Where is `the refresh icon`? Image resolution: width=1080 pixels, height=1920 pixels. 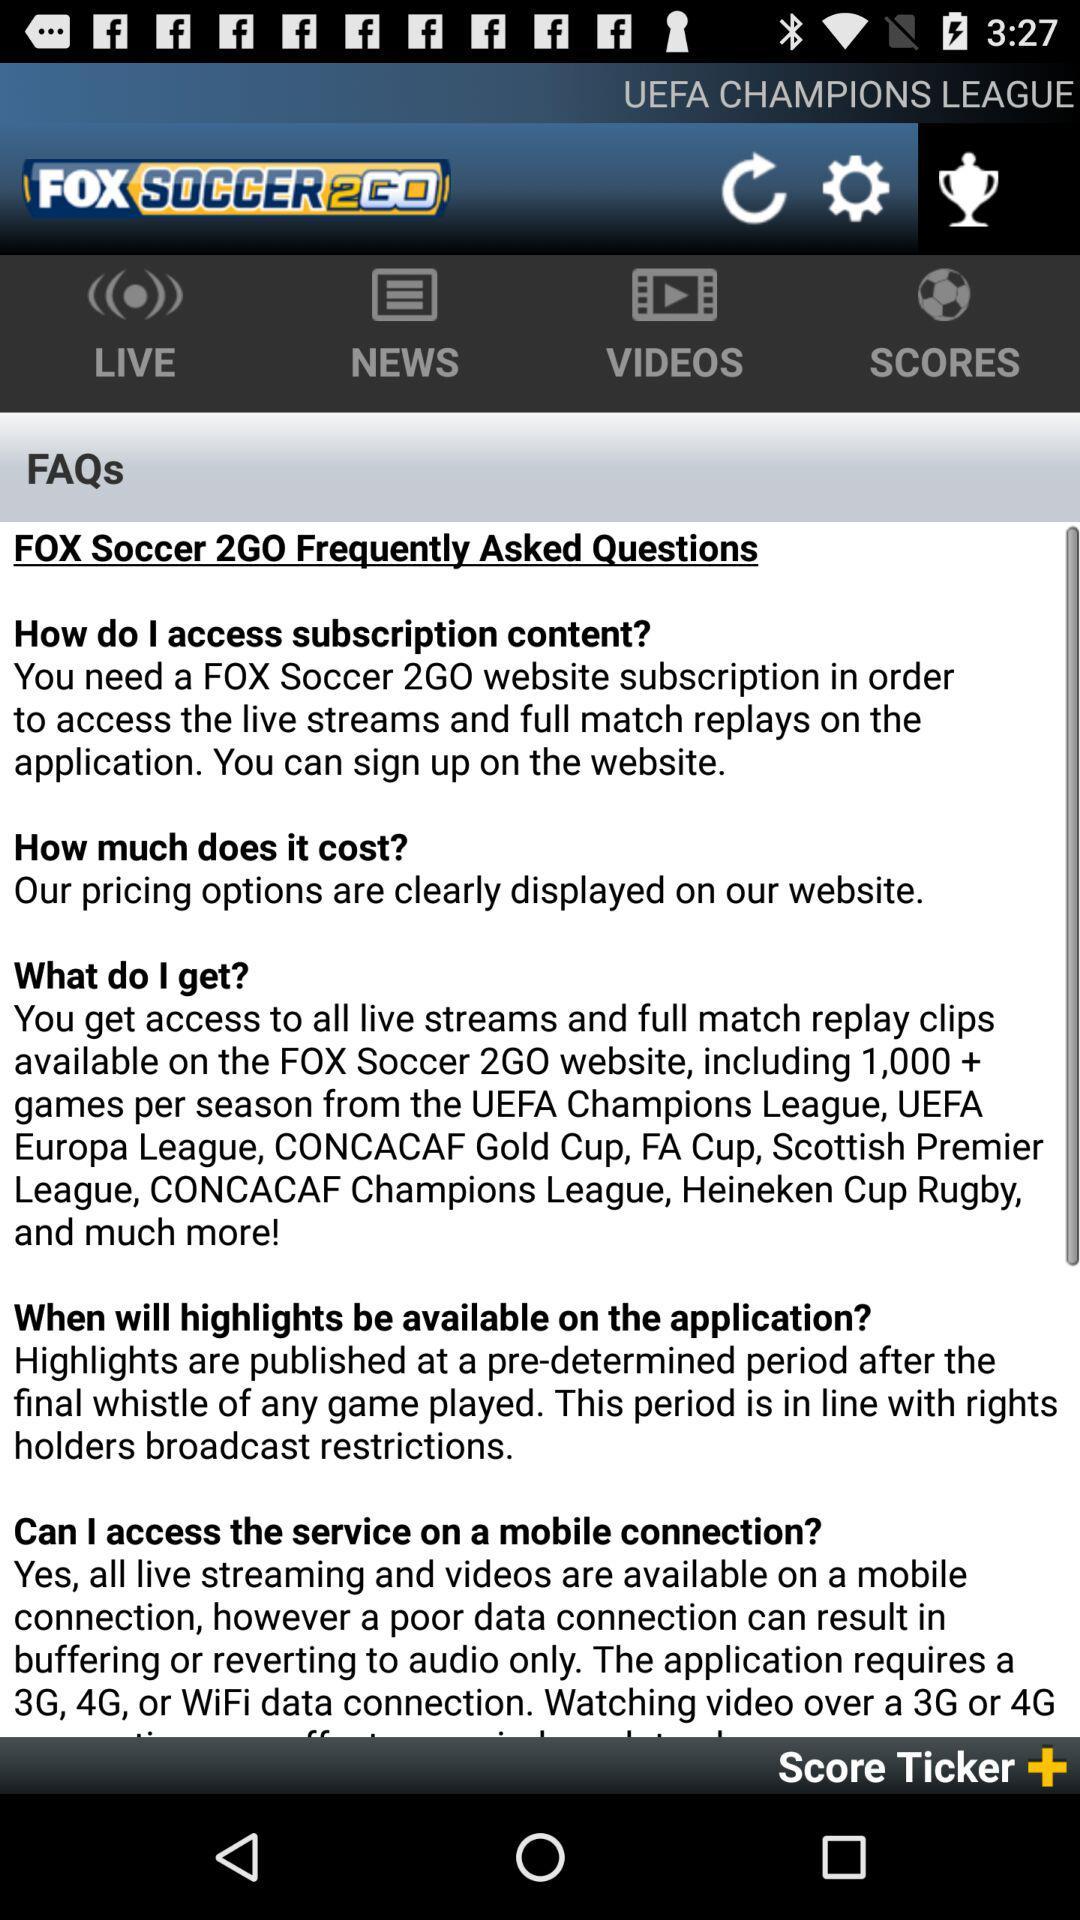
the refresh icon is located at coordinates (755, 202).